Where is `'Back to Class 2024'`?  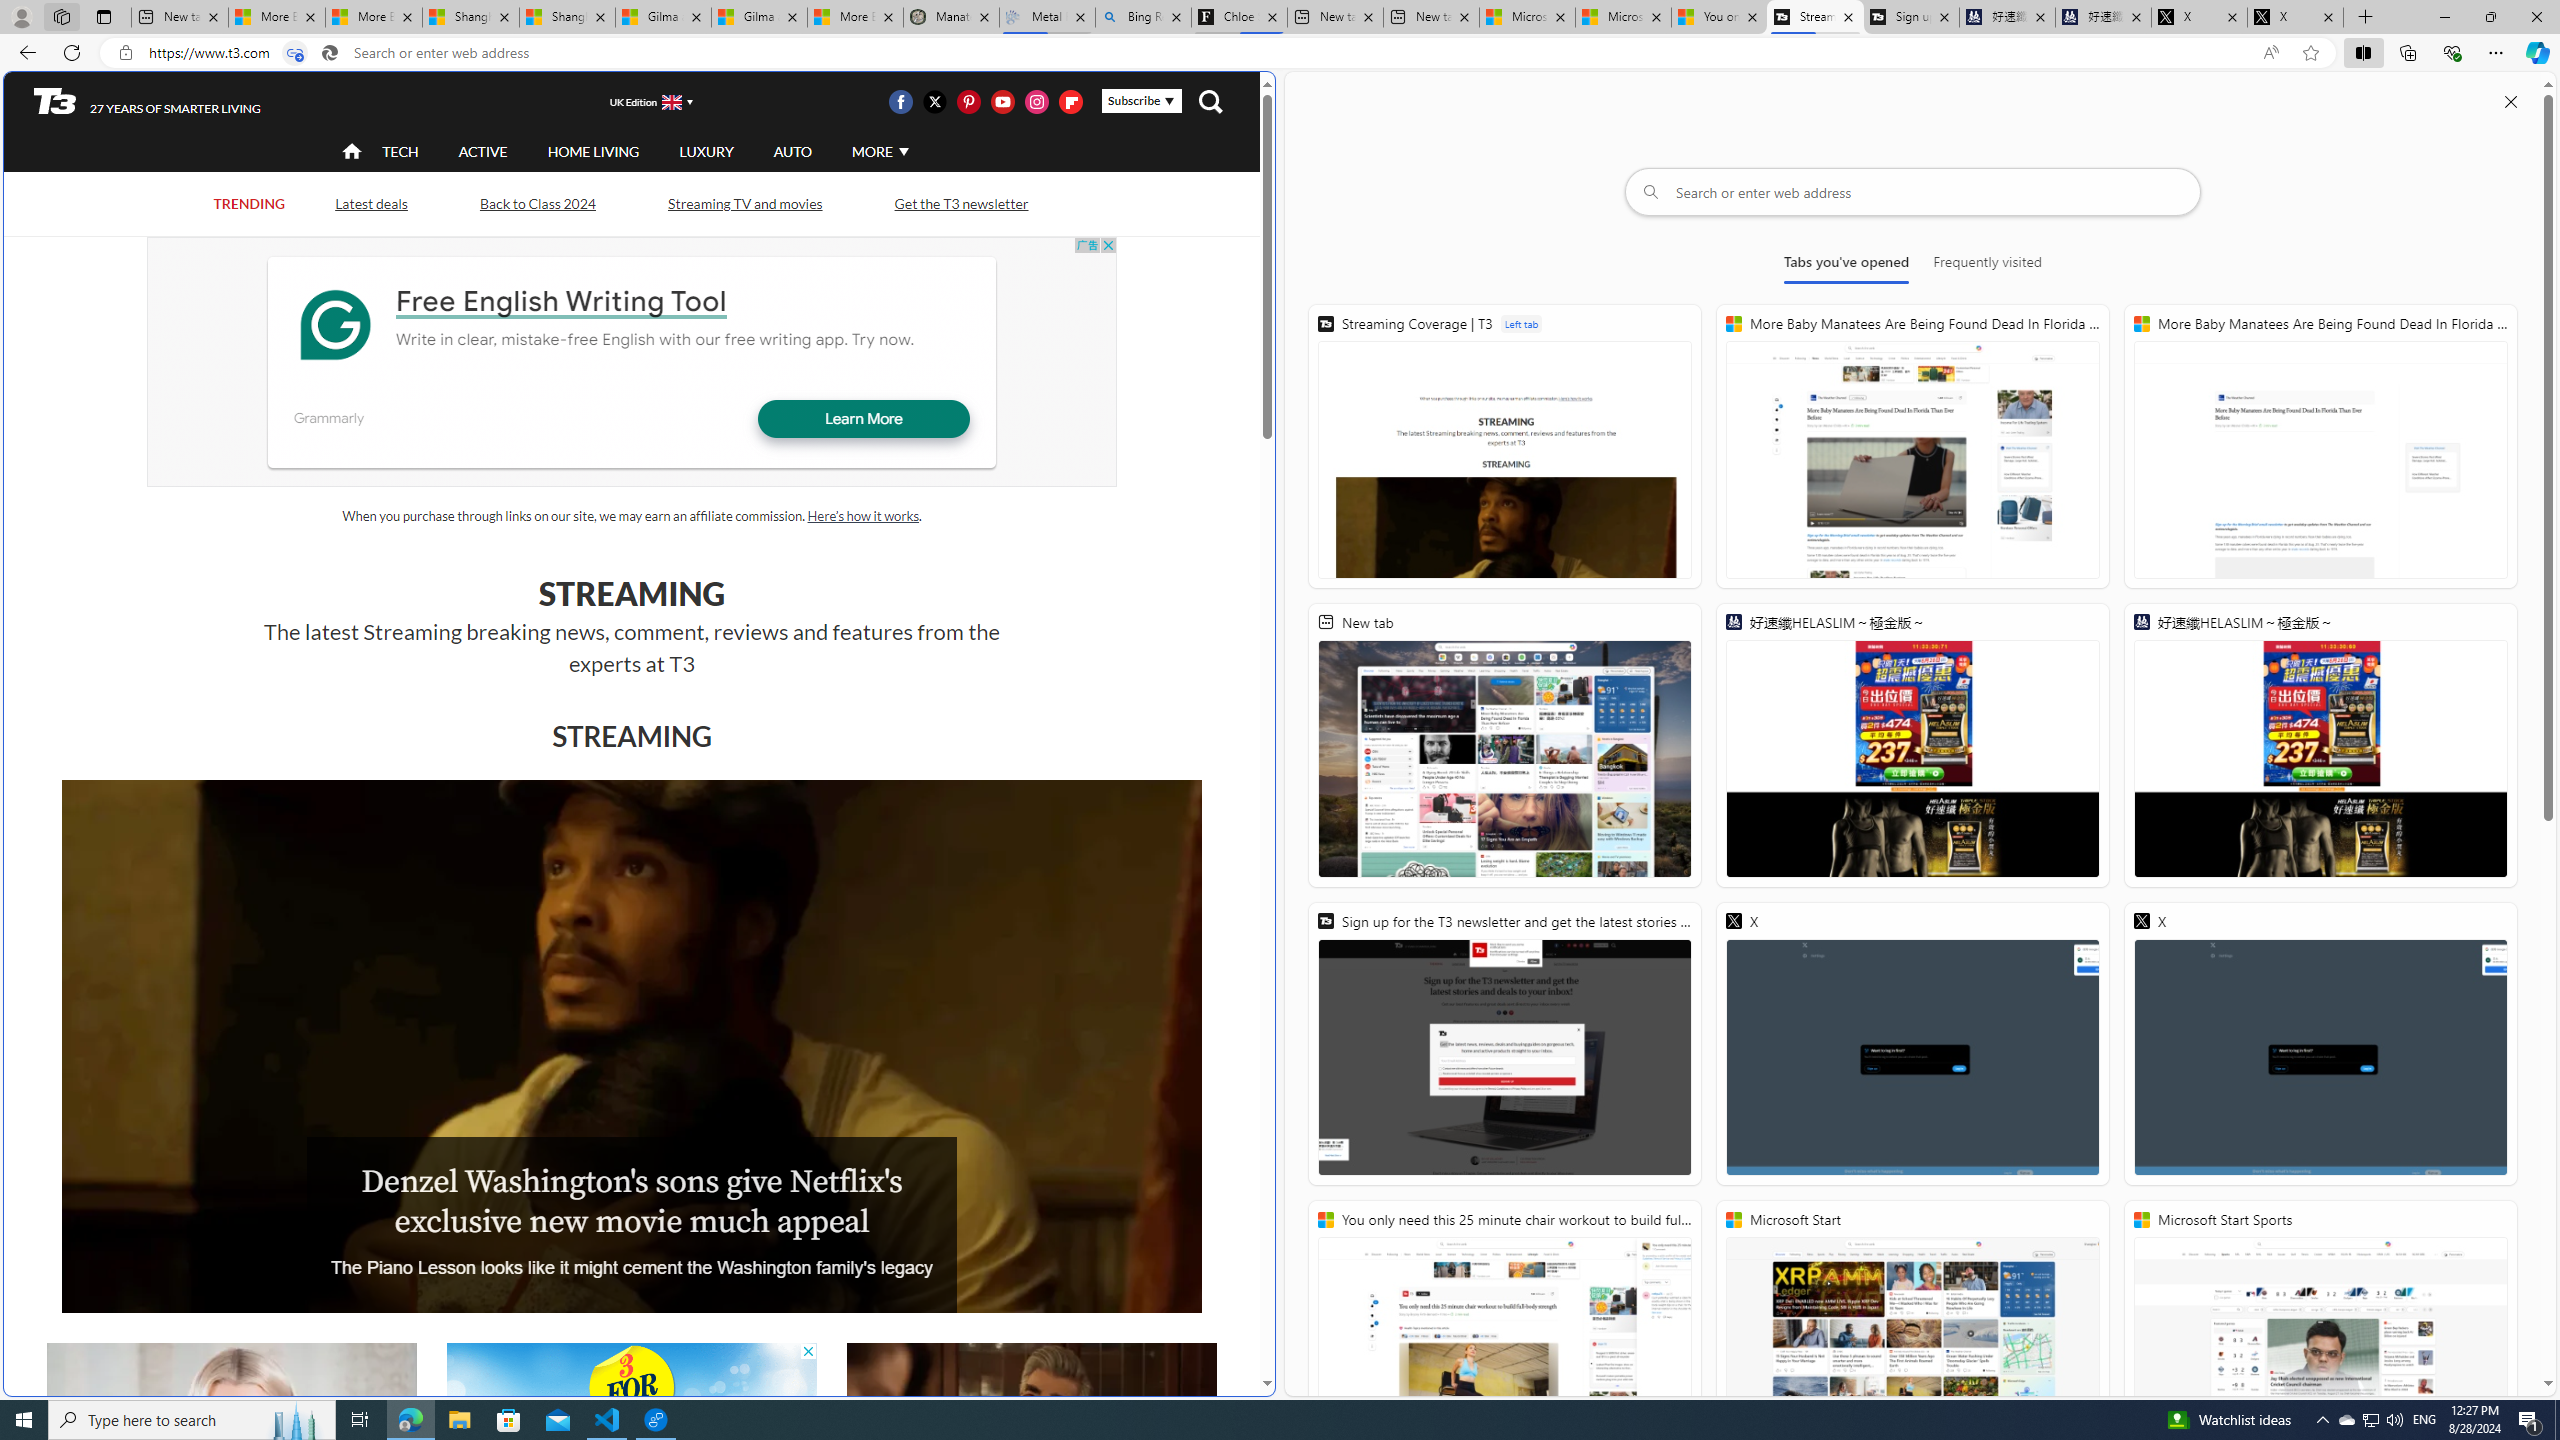 'Back to Class 2024' is located at coordinates (537, 202).